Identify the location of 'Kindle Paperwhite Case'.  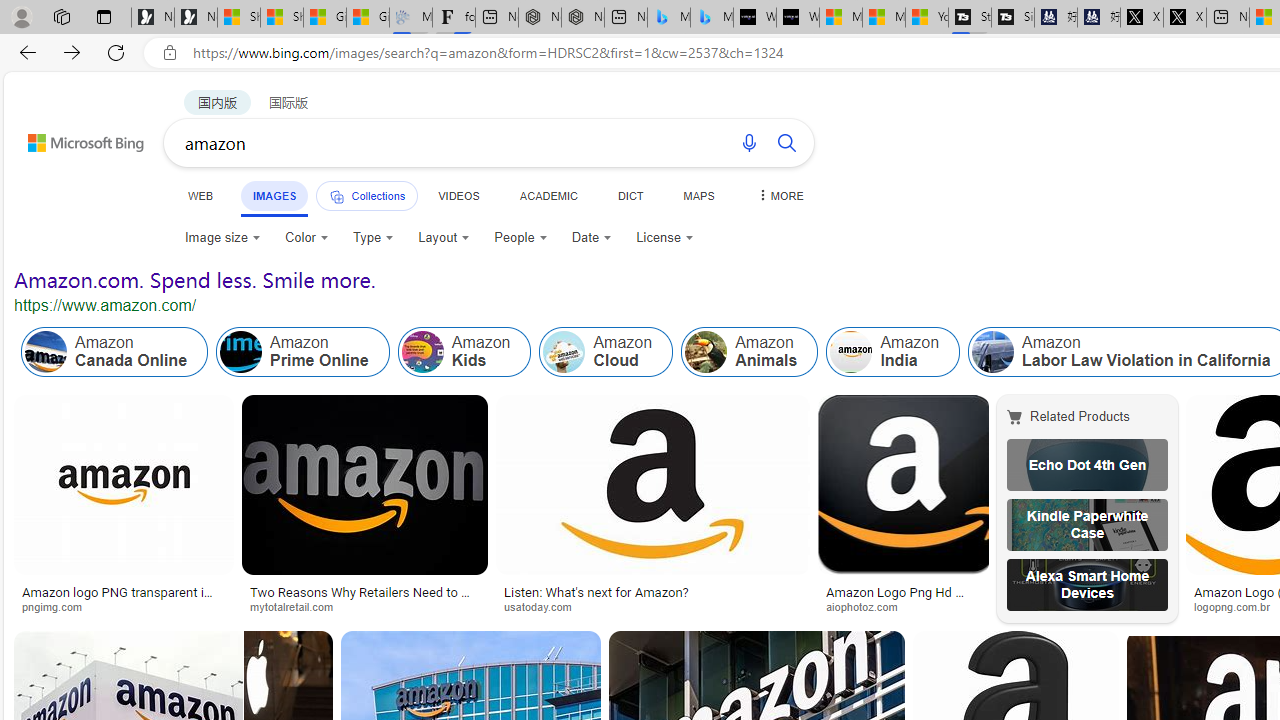
(1086, 523).